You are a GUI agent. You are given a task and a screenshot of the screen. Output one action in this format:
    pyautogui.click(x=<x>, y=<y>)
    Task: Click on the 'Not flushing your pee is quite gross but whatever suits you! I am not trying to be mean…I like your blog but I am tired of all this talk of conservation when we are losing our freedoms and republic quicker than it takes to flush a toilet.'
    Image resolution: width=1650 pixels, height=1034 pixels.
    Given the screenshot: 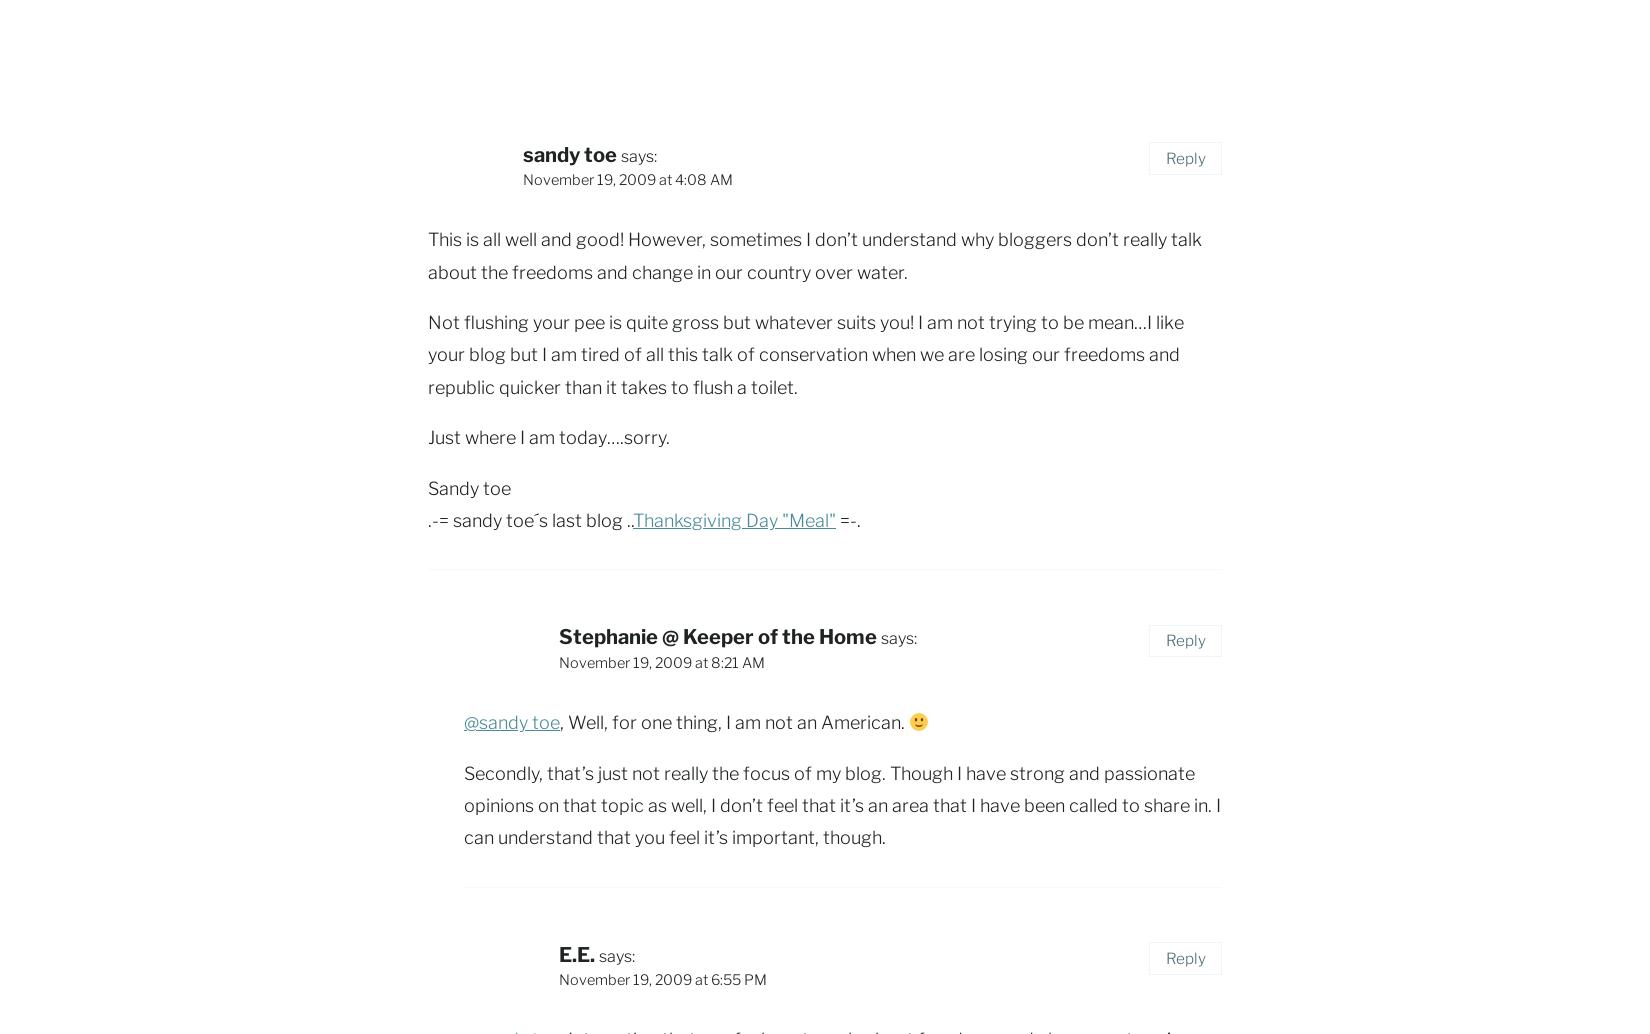 What is the action you would take?
    pyautogui.click(x=805, y=353)
    